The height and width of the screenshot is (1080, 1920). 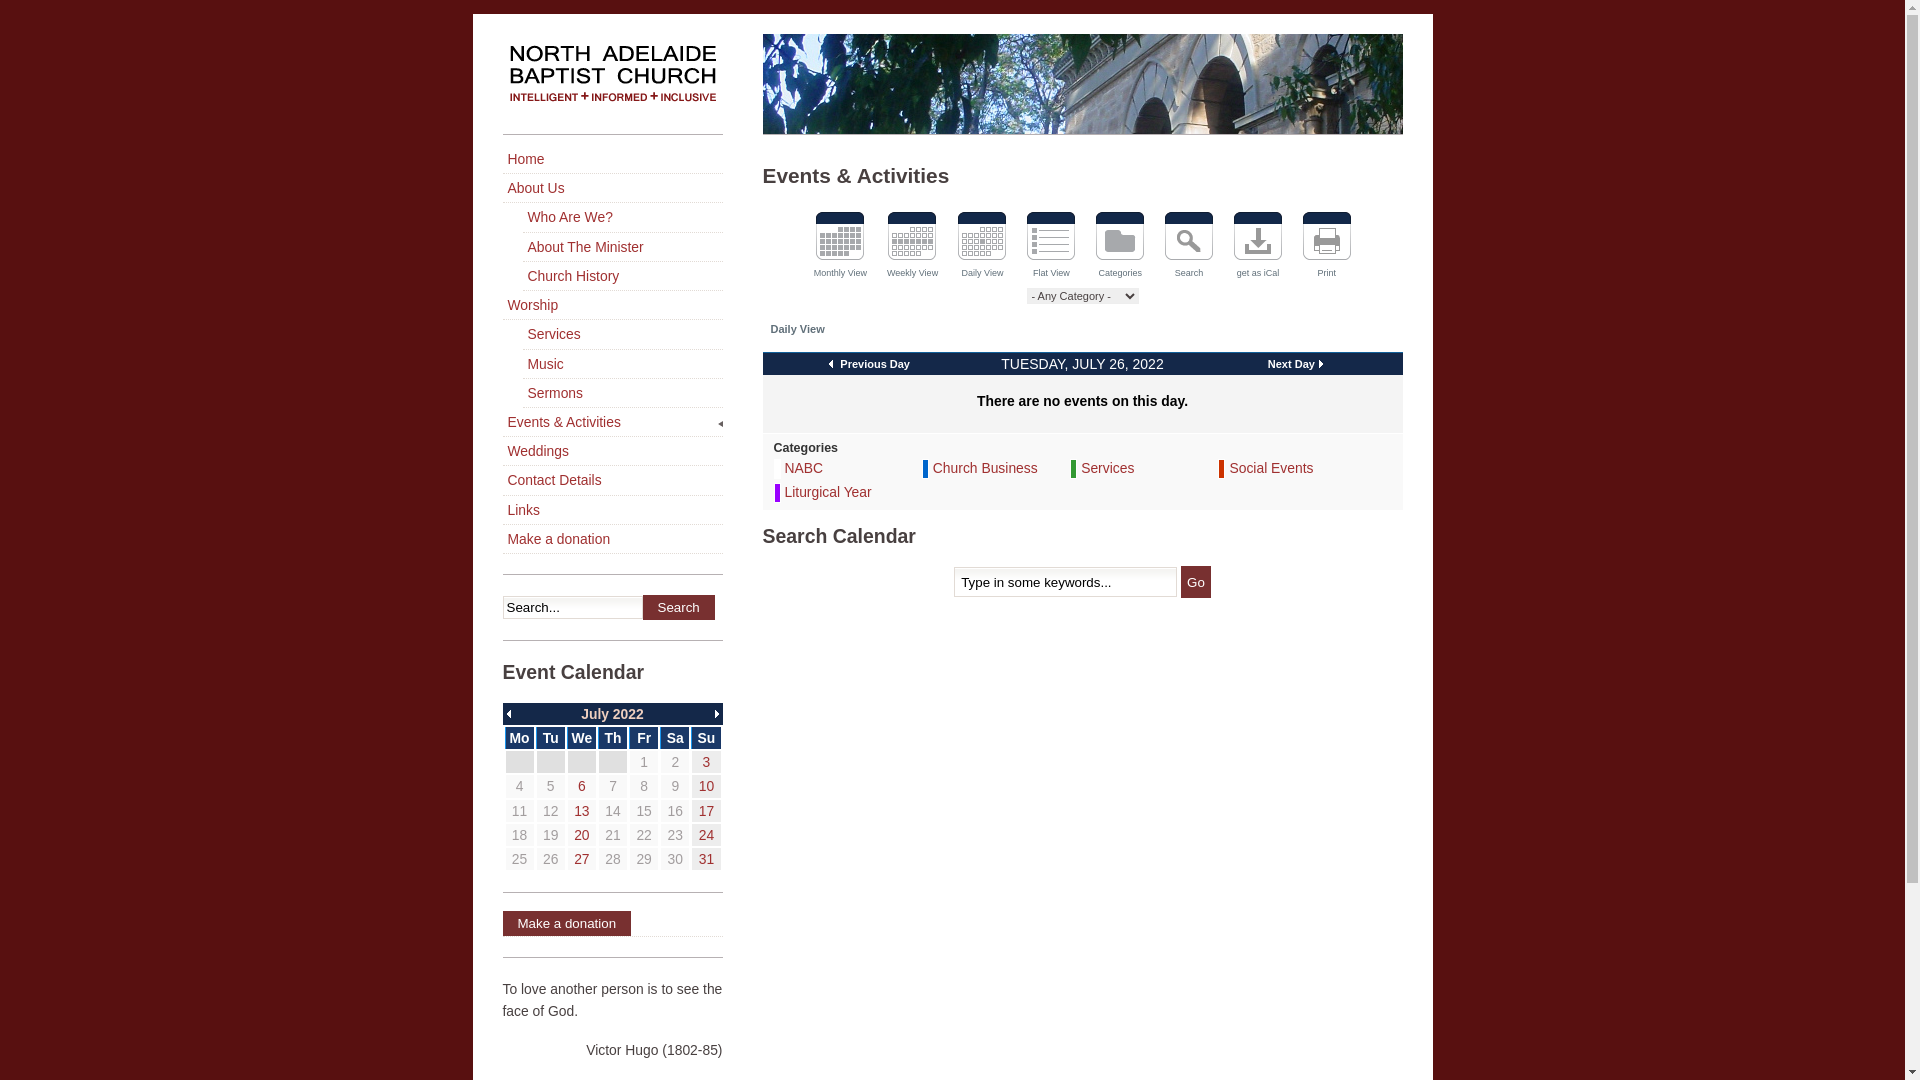 I want to click on 'Church Business', so click(x=985, y=467).